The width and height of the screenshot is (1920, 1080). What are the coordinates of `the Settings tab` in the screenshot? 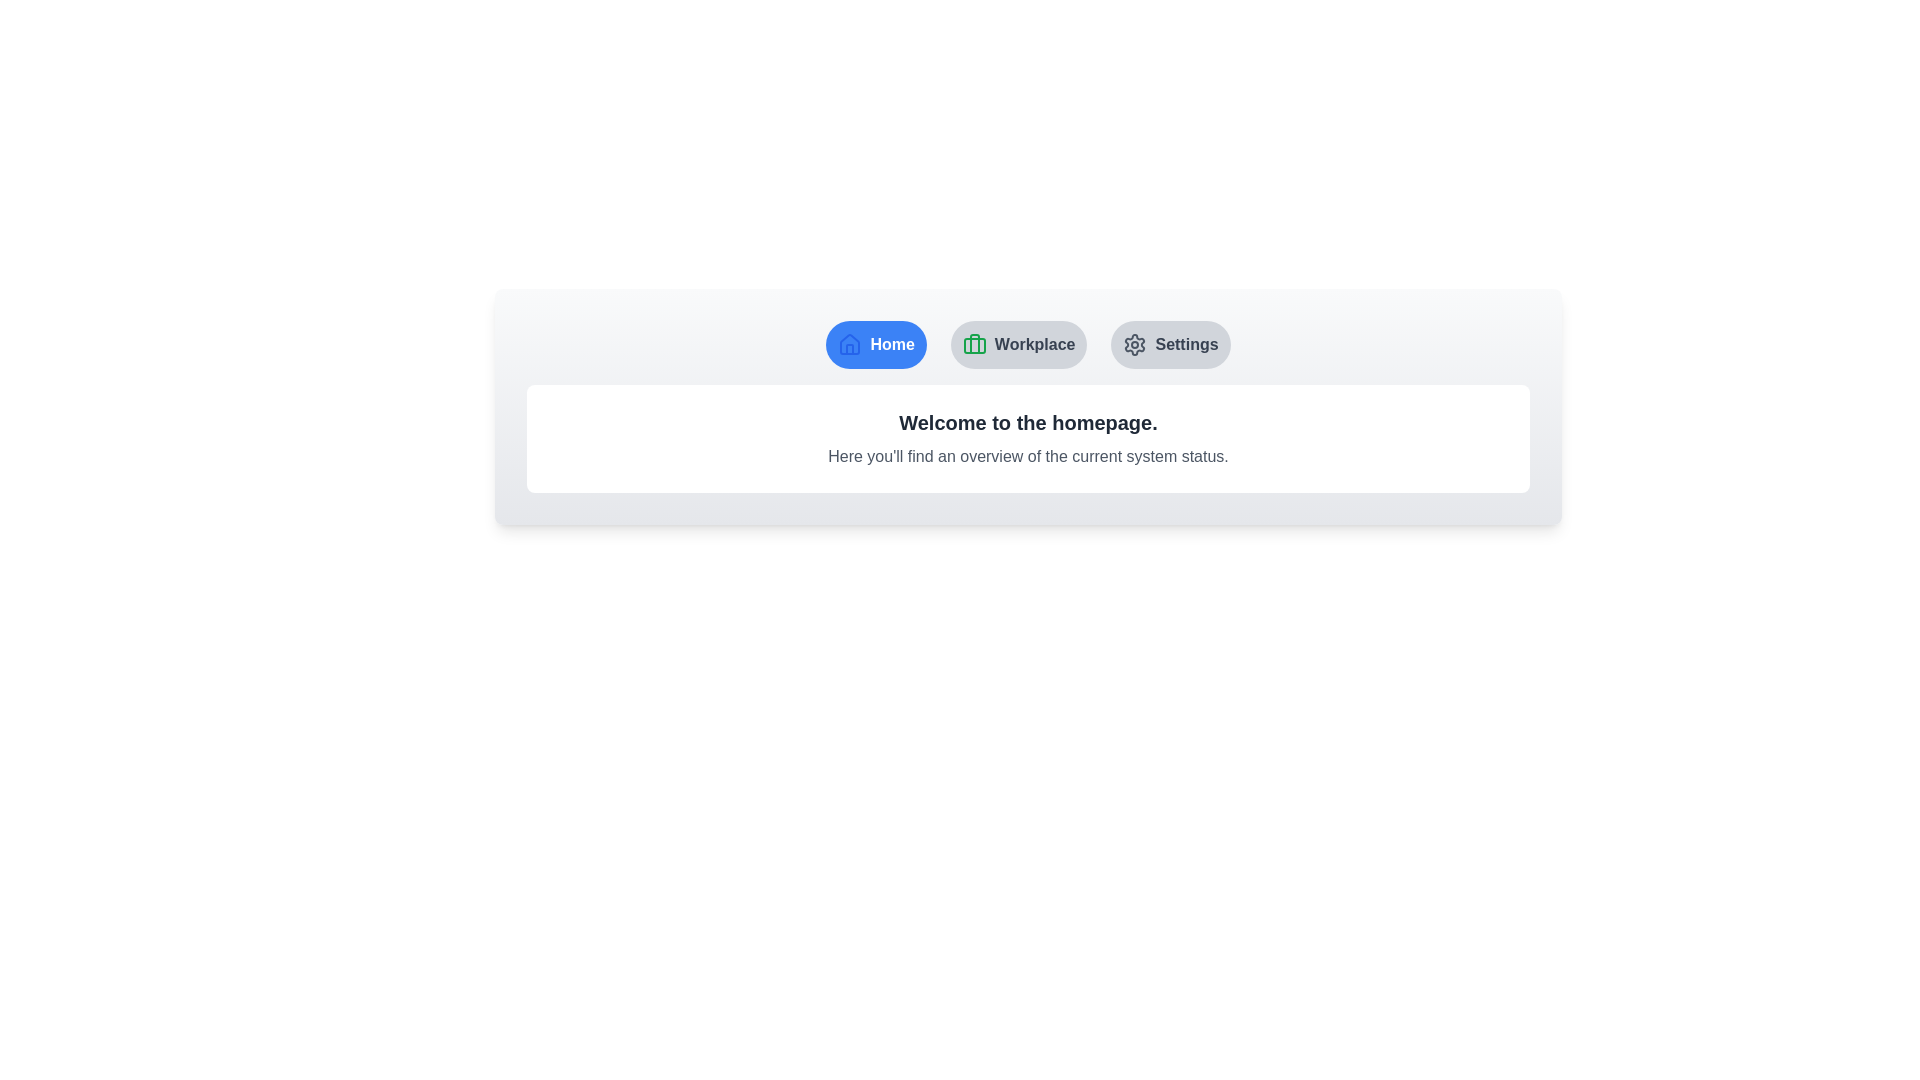 It's located at (1171, 343).